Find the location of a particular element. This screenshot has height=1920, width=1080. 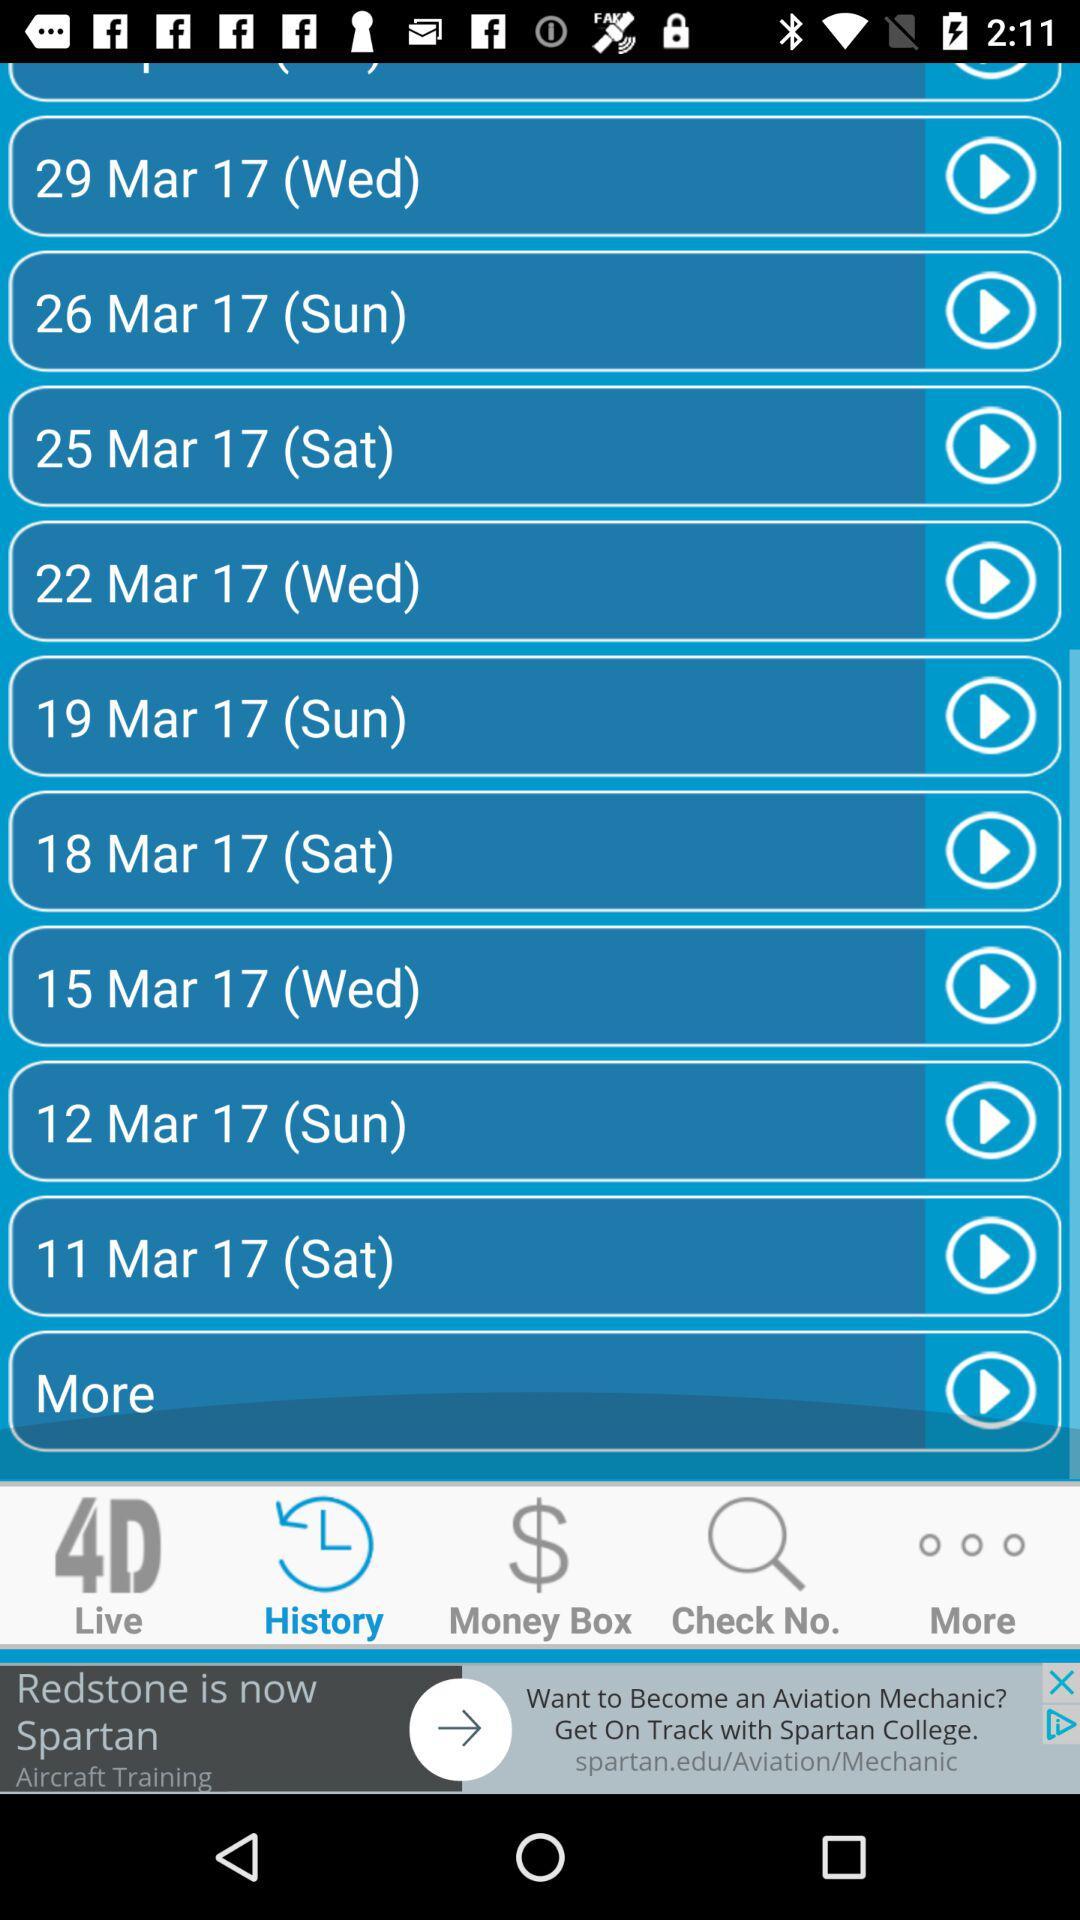

adverts is located at coordinates (540, 1727).